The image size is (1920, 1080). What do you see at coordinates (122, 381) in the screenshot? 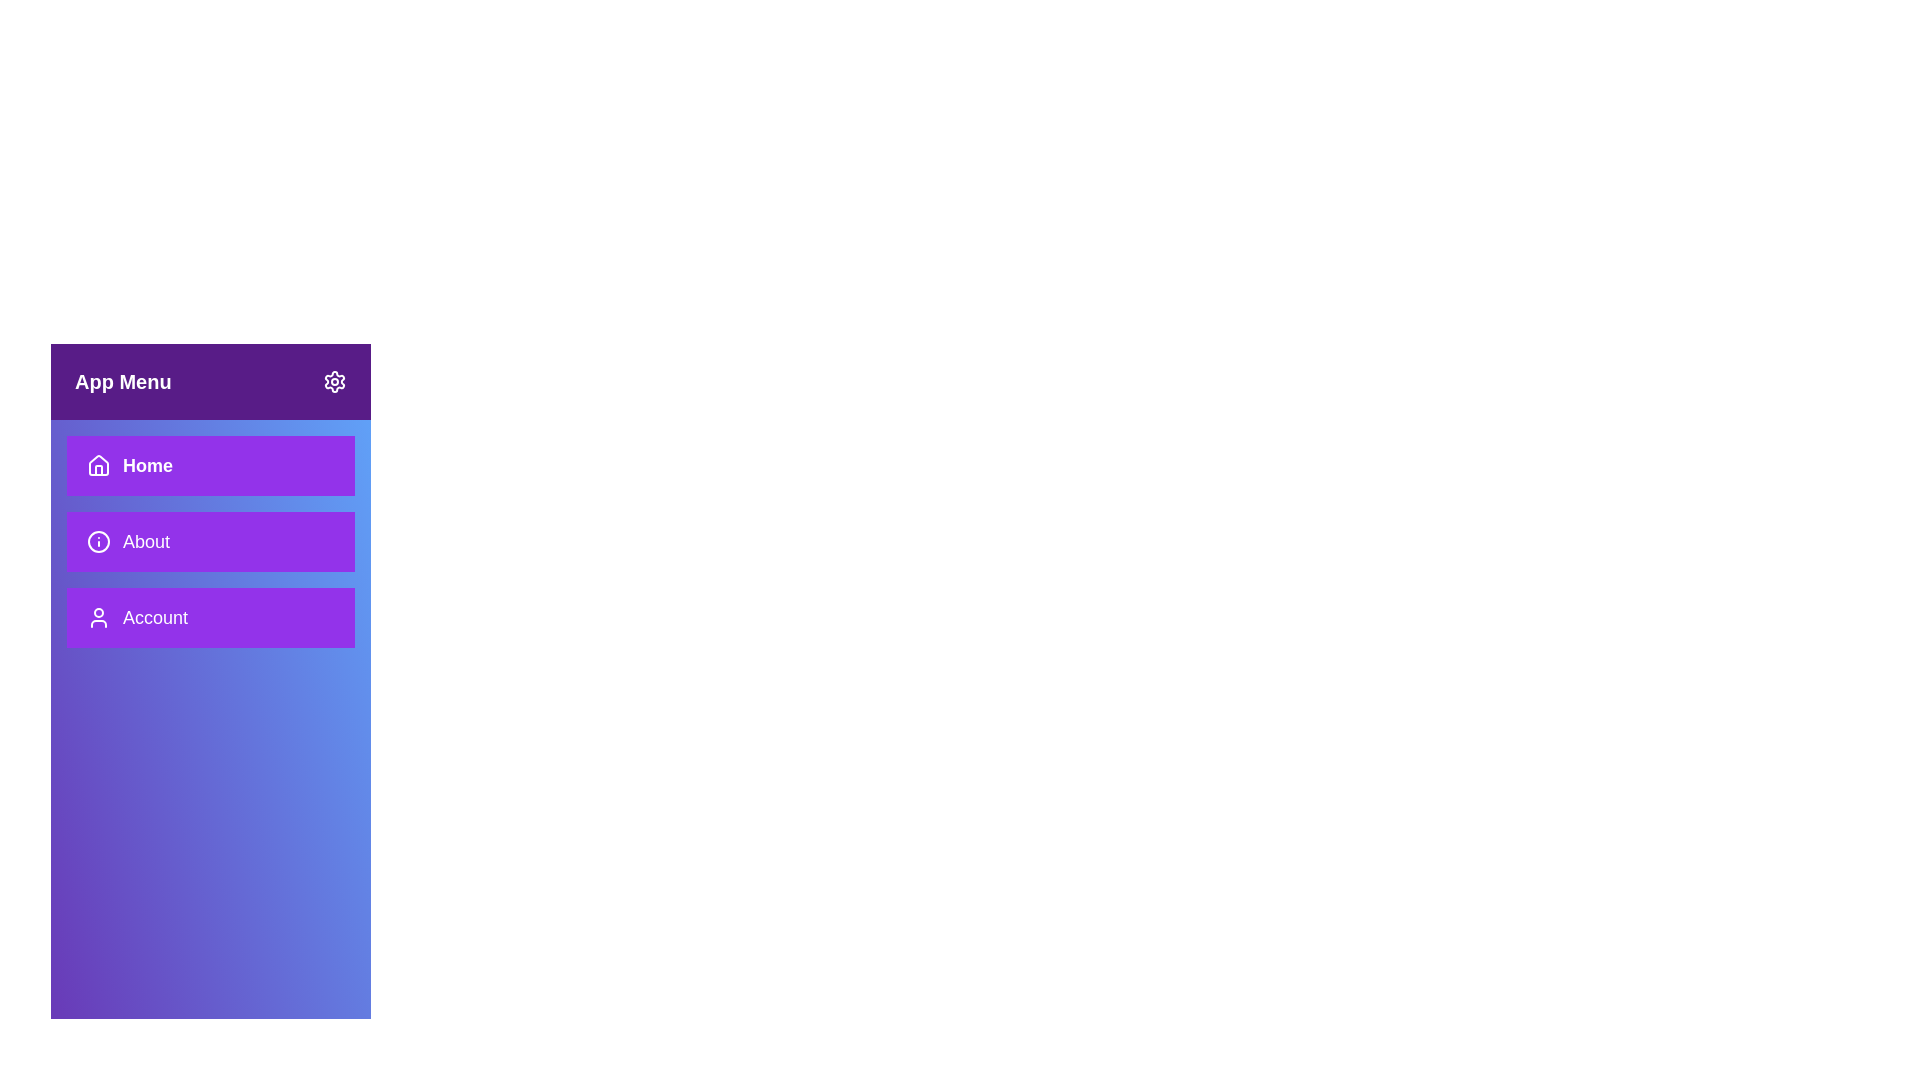
I see `the center of the 'App Menu' text to select it` at bounding box center [122, 381].